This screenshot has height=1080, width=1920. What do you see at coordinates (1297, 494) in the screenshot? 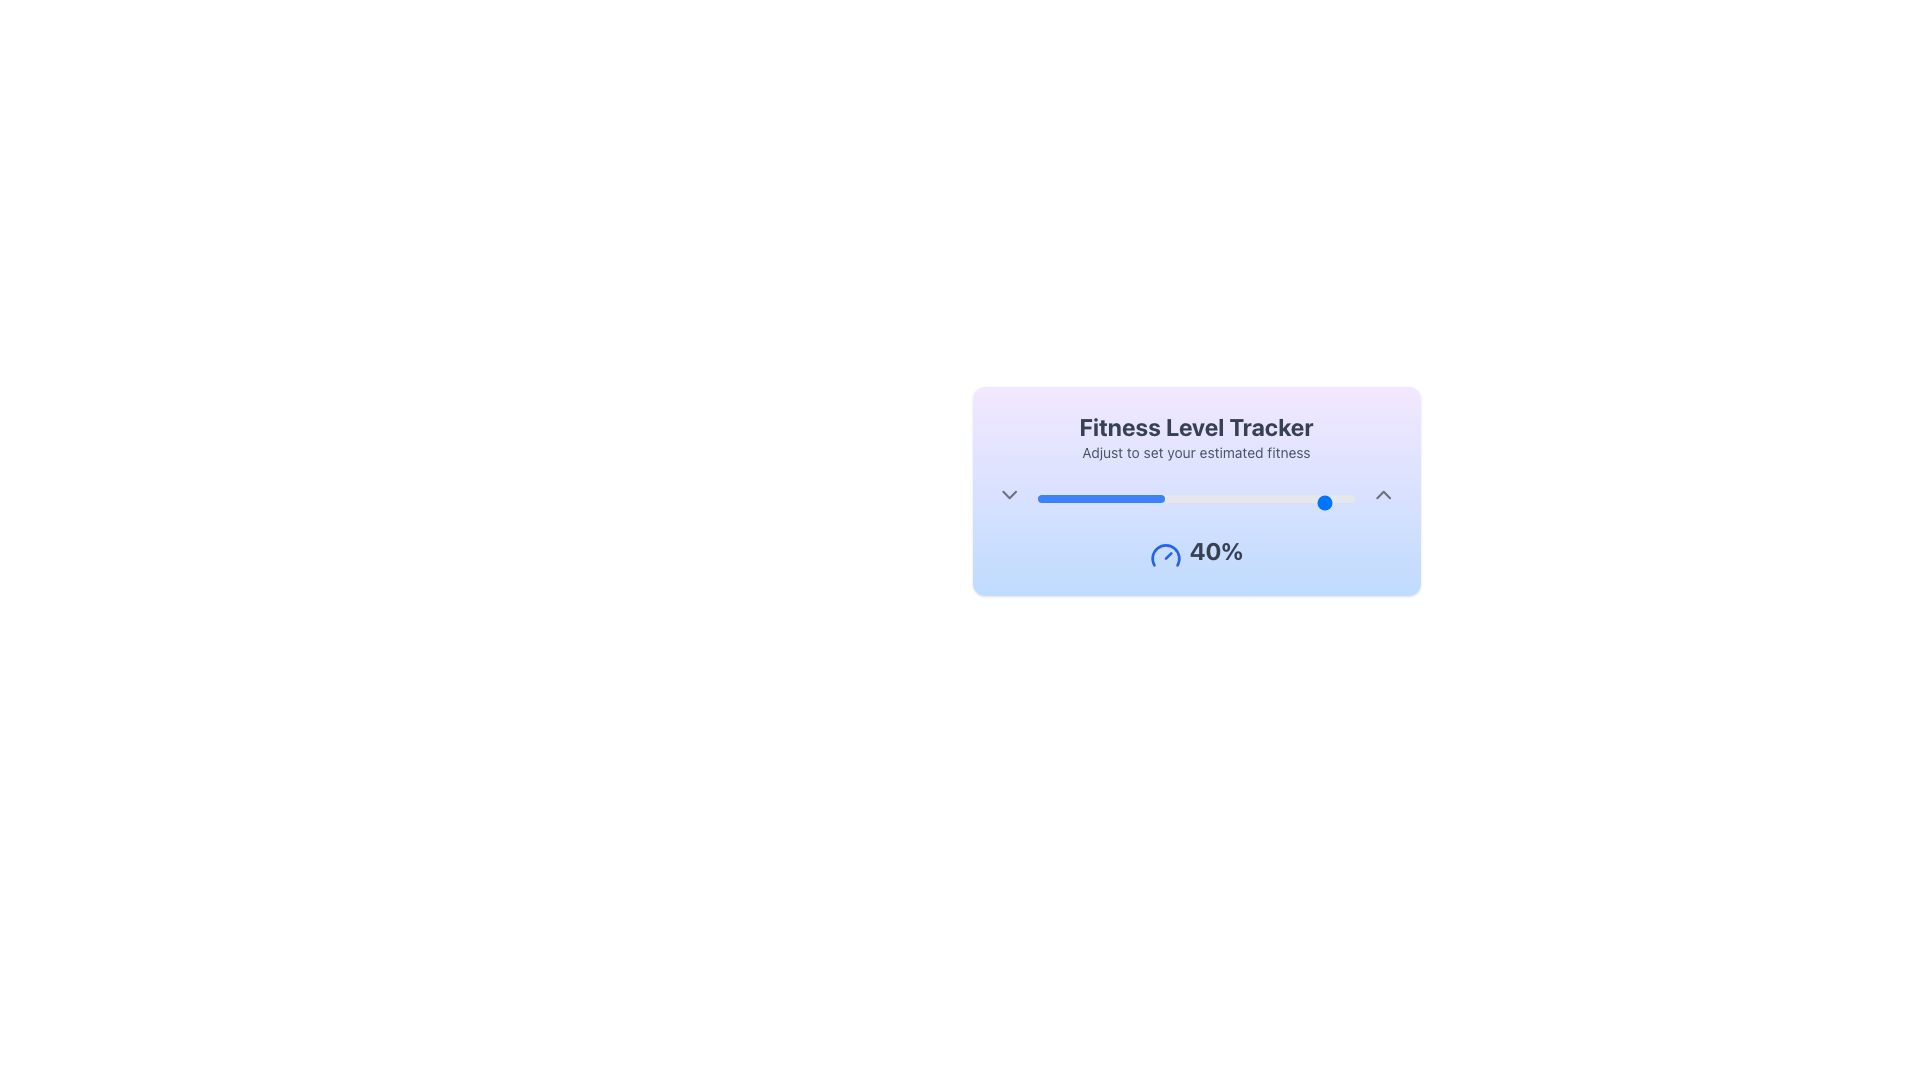
I see `the slider value` at bounding box center [1297, 494].